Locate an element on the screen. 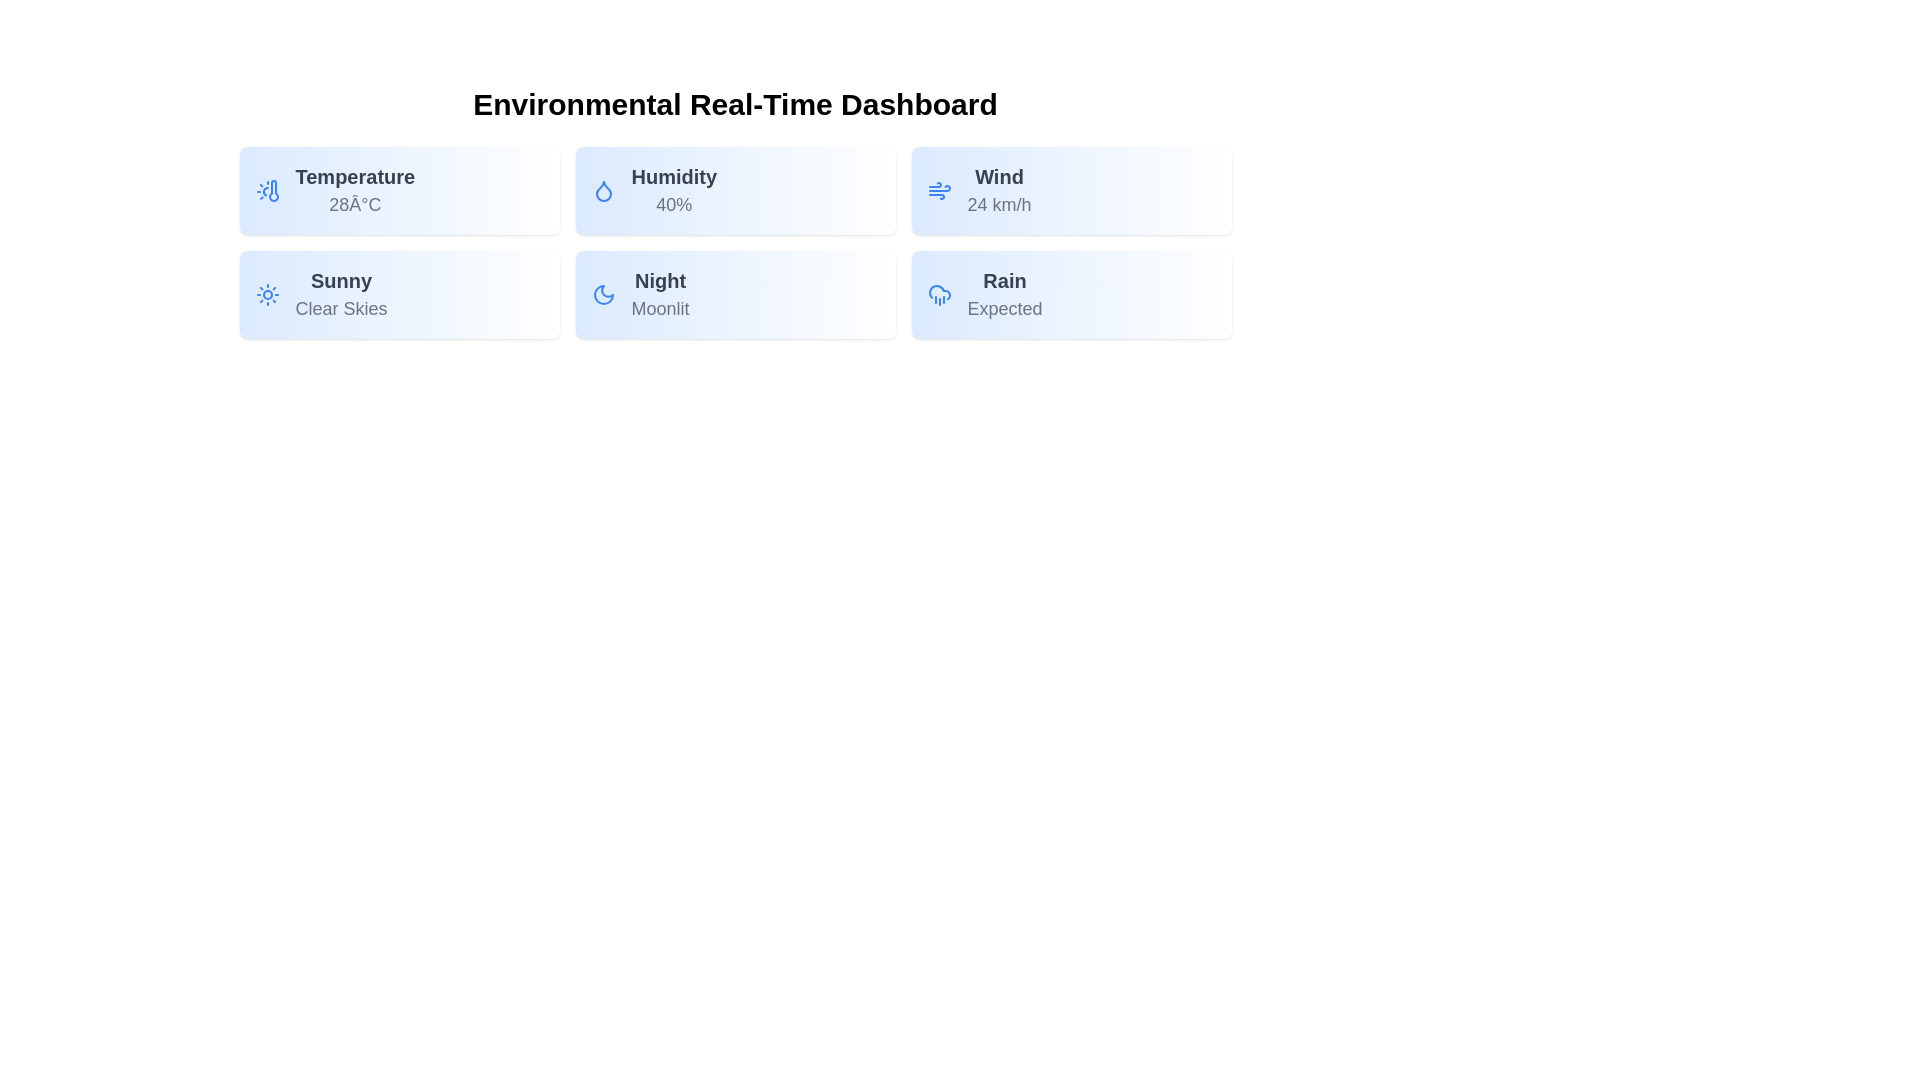 This screenshot has width=1920, height=1080. the hollow line design forming a curve indicative of wind gusts, located in the top-right card labeled 'Wind 24 km/h' in the dashboard is located at coordinates (938, 188).